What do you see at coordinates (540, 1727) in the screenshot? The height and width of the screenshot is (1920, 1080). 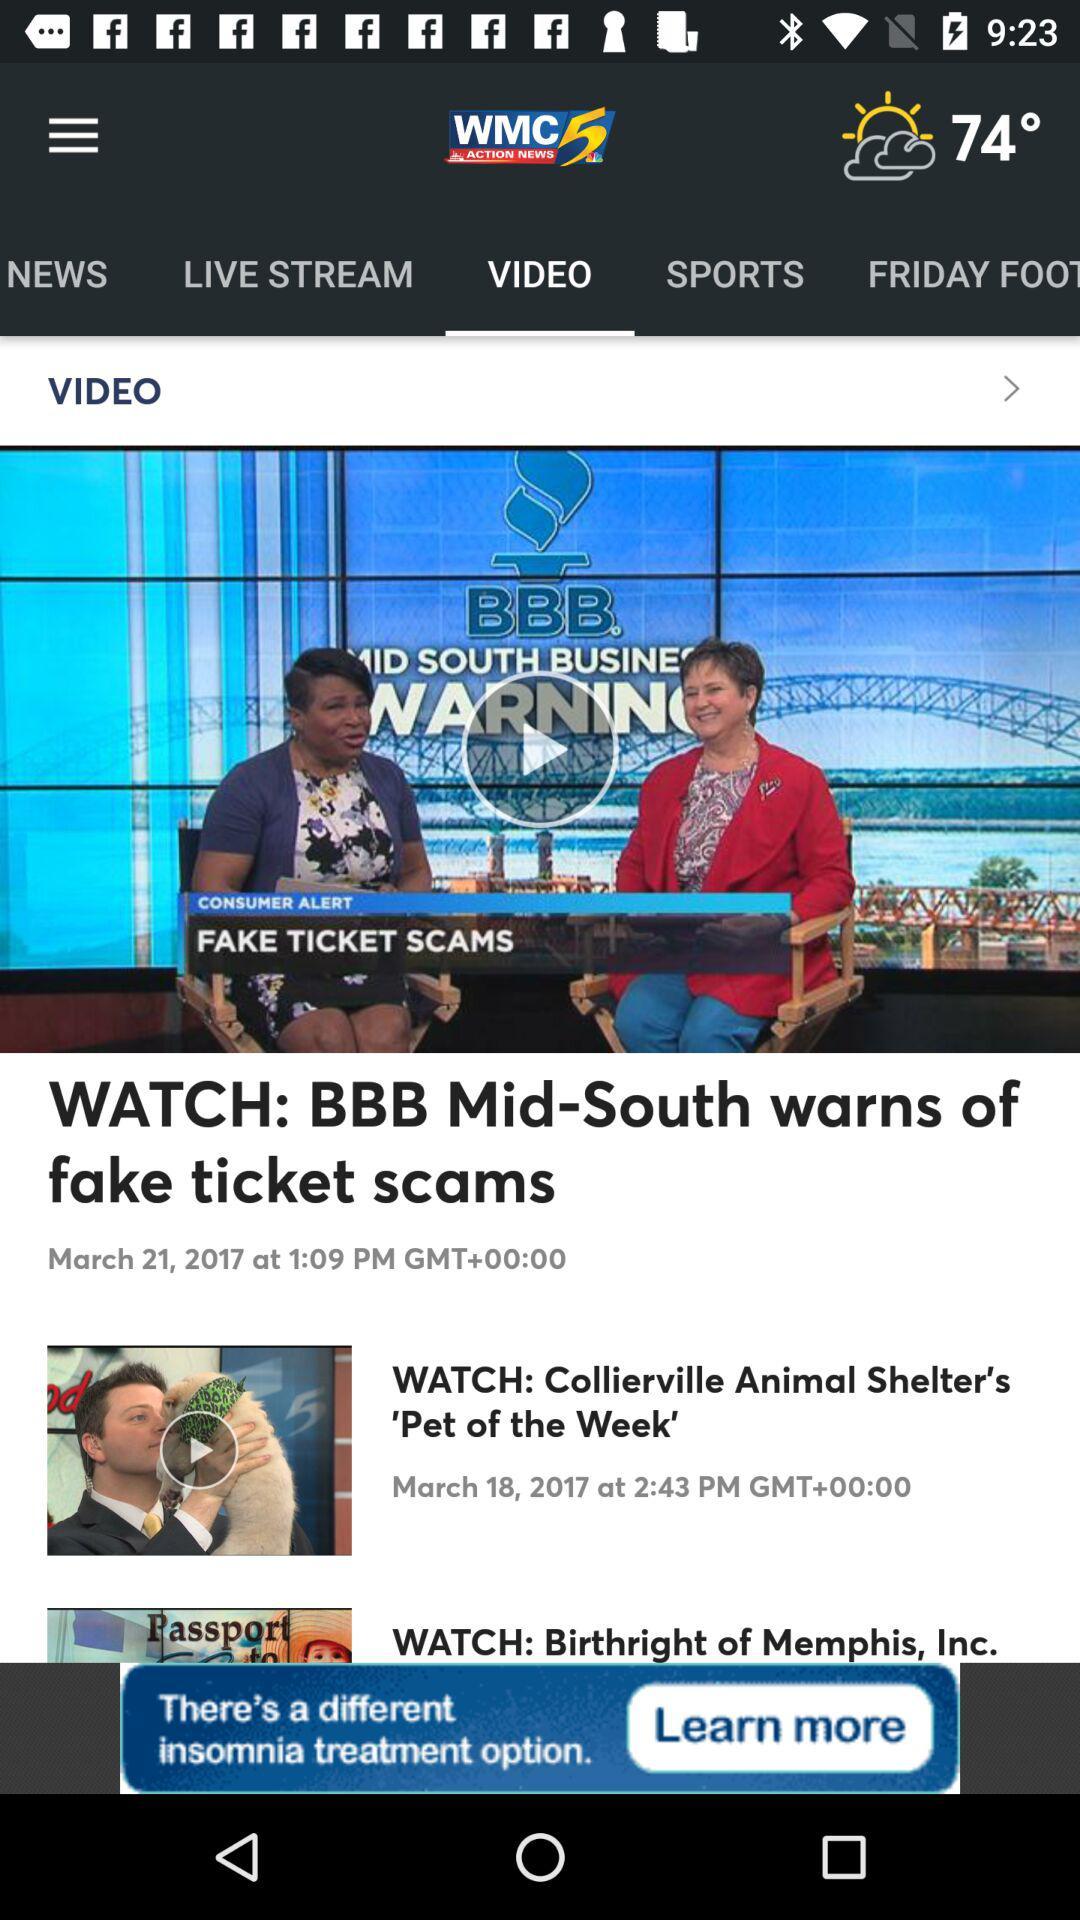 I see `advertisement about insomnia treatment` at bounding box center [540, 1727].